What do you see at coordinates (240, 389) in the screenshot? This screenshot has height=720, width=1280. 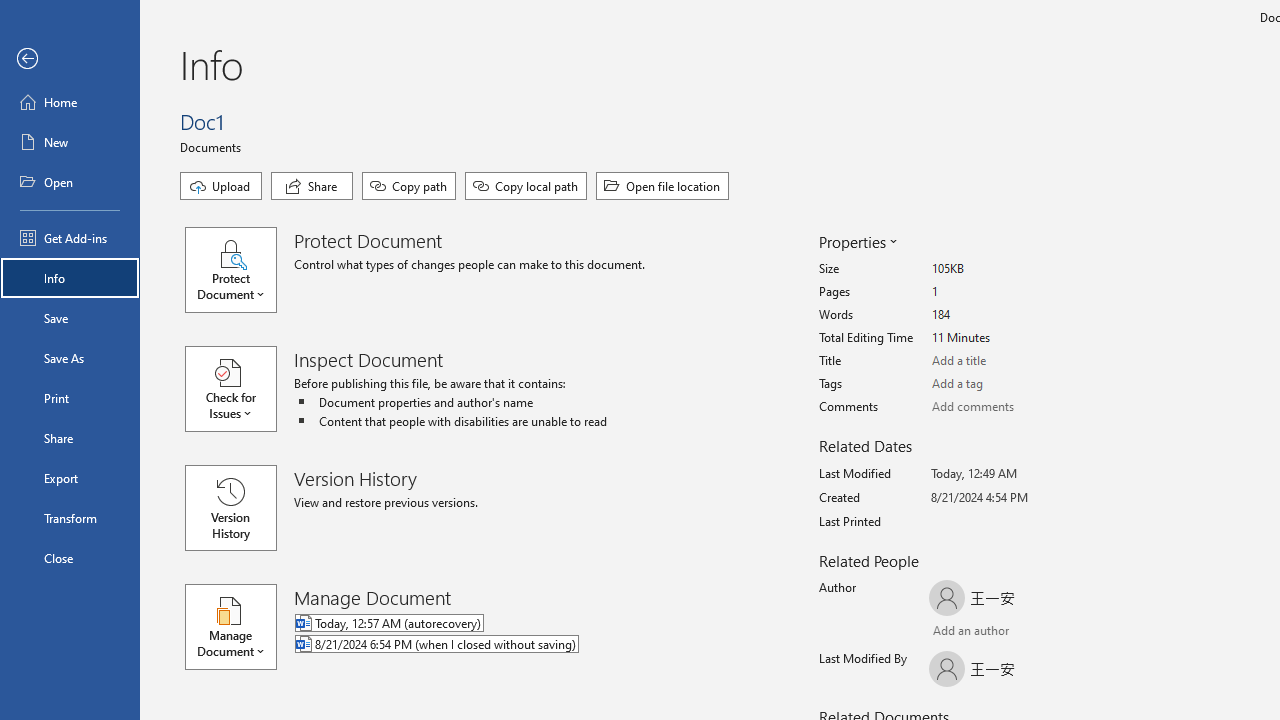 I see `'Check for Issues'` at bounding box center [240, 389].